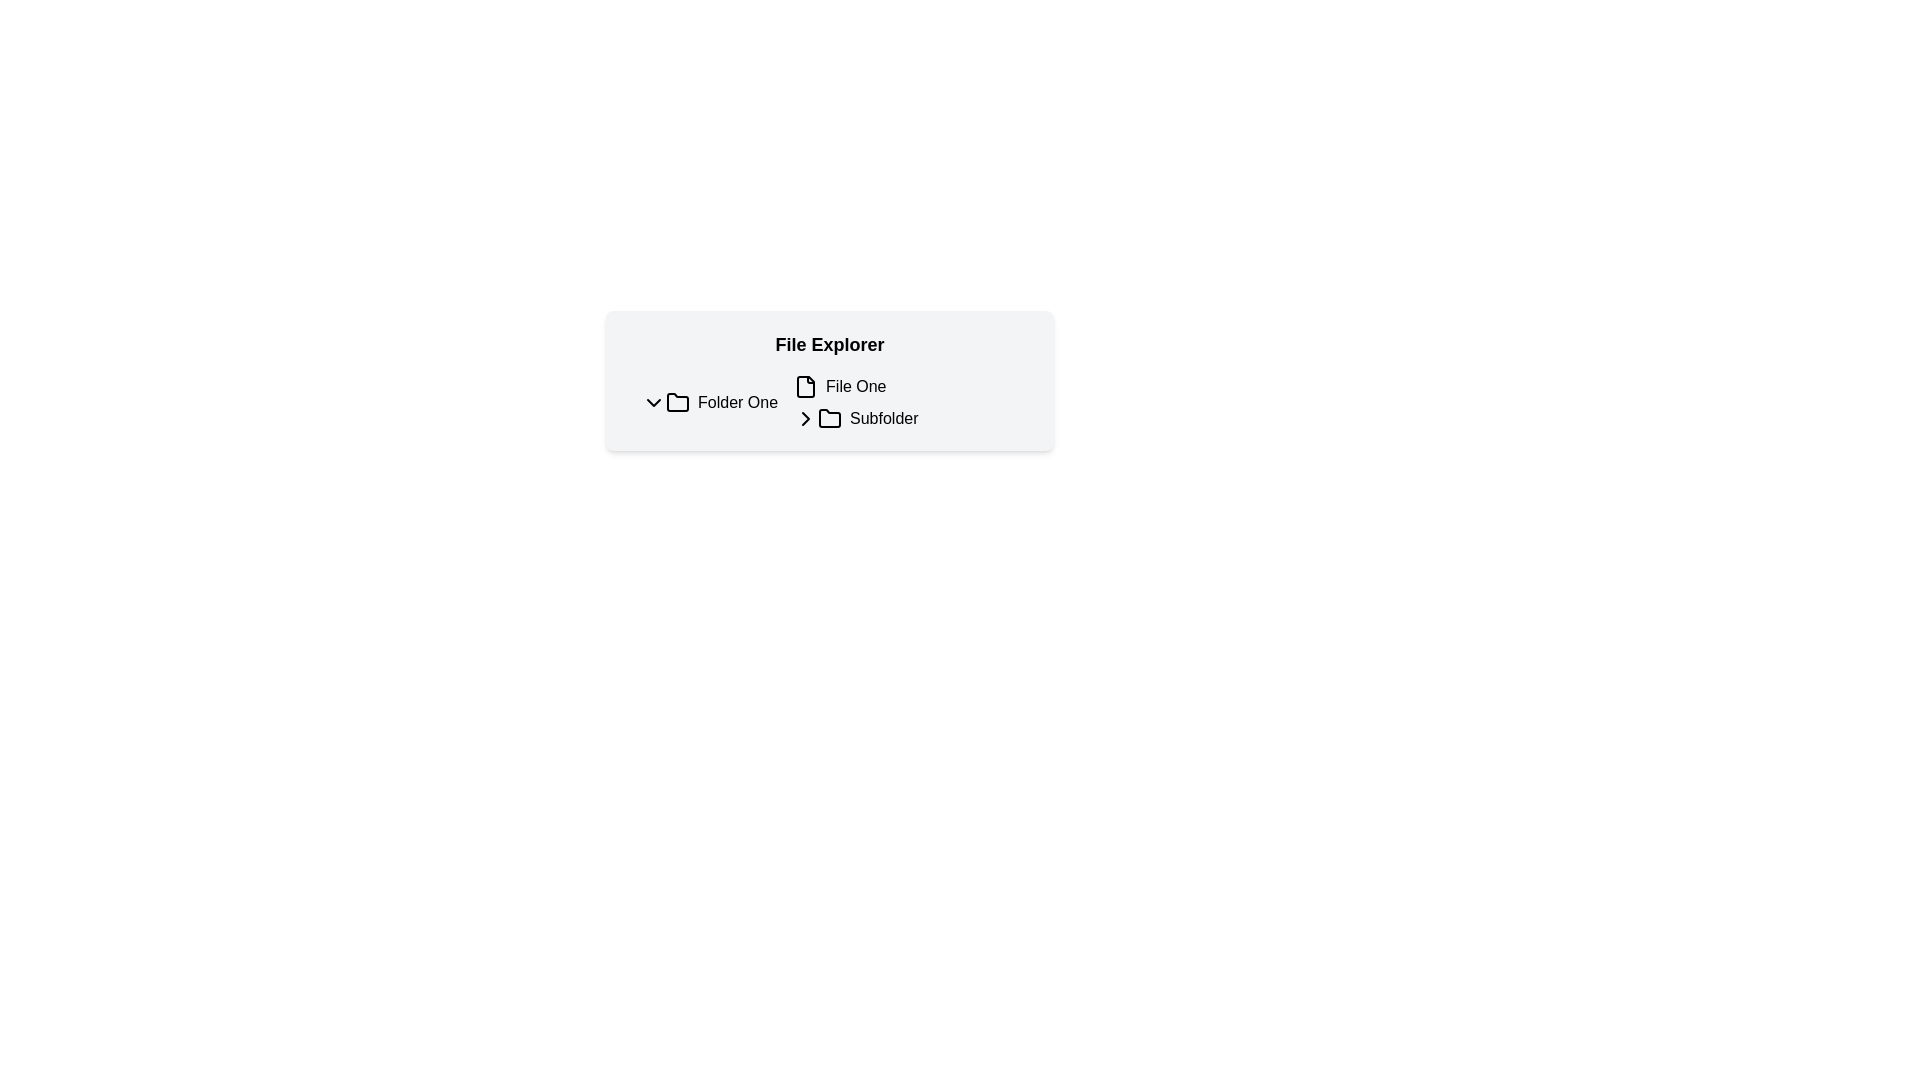  What do you see at coordinates (806, 386) in the screenshot?
I see `the file icon styled in a minimalistic, outlined format, which resembles a document with a folded top-right corner, positioned under the 'File One' label in the file explorer interface` at bounding box center [806, 386].